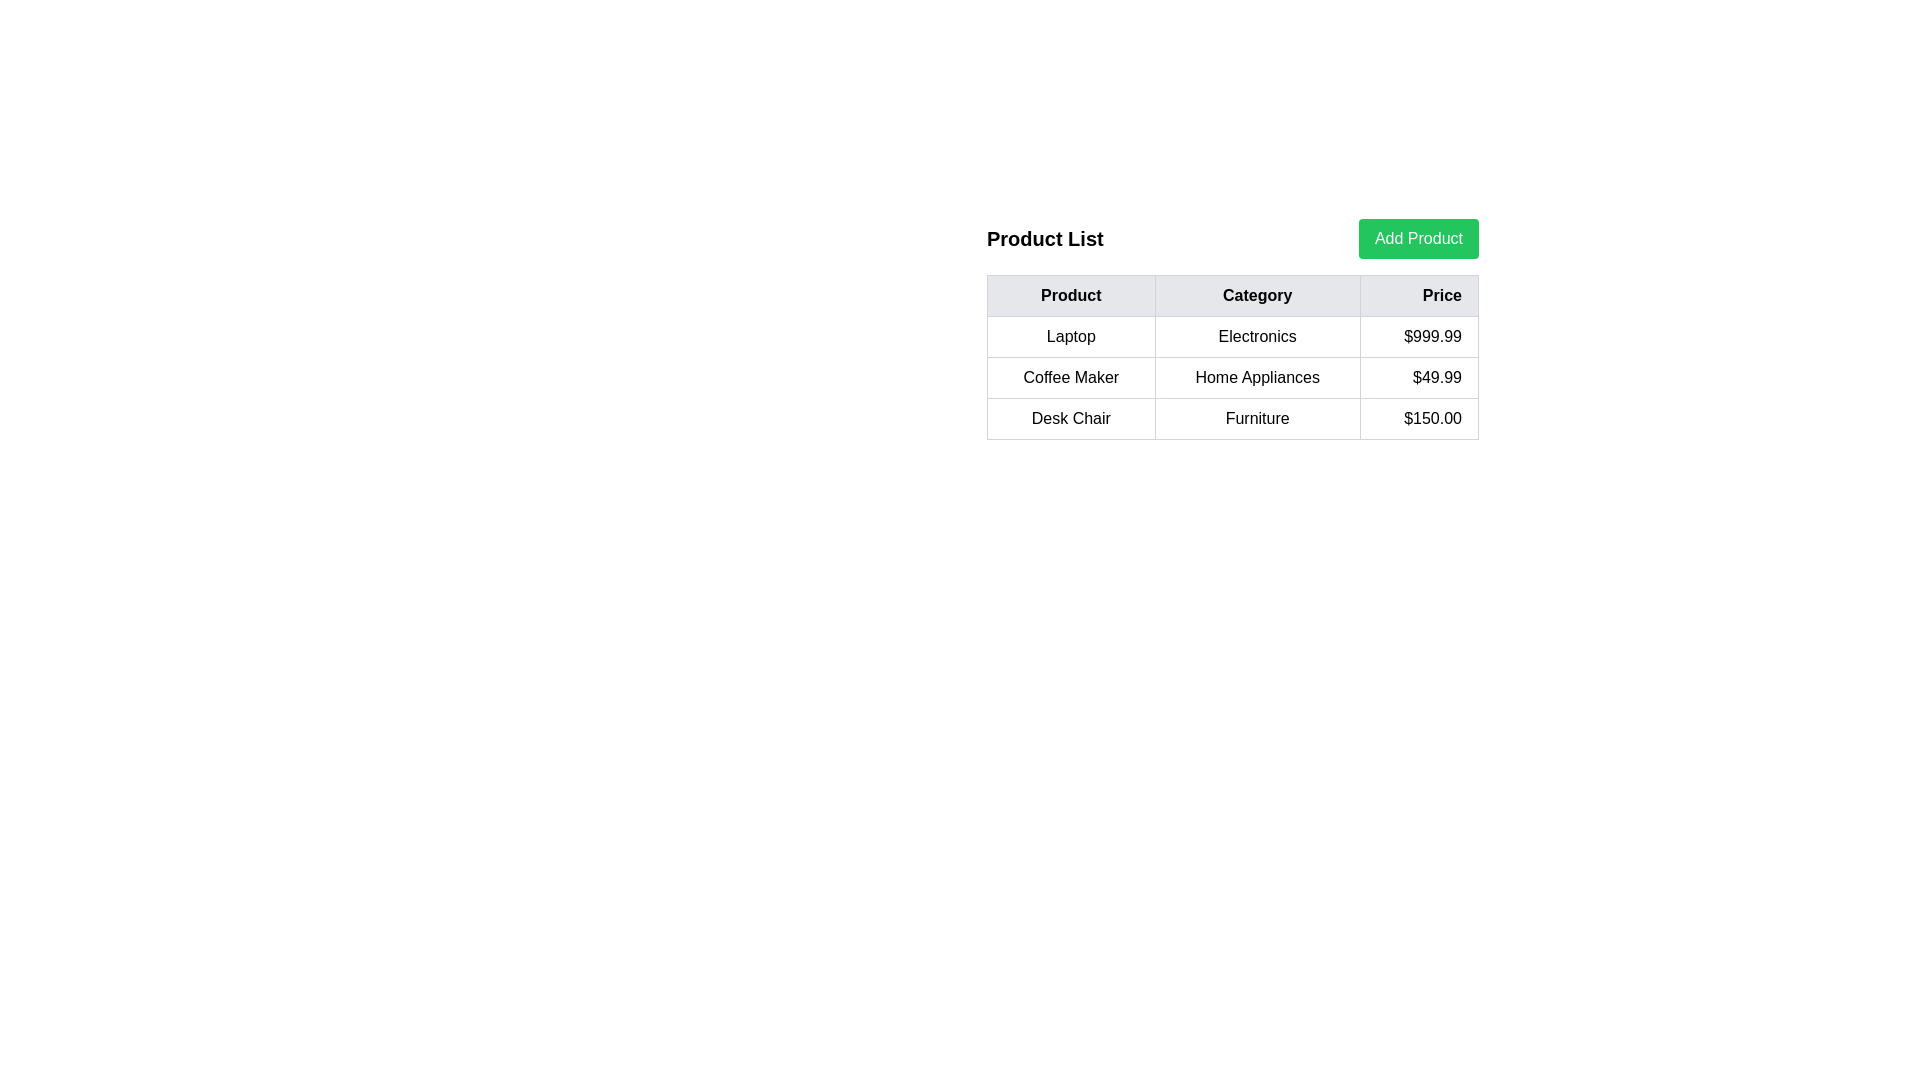 This screenshot has width=1920, height=1080. What do you see at coordinates (1256, 418) in the screenshot?
I see `text label categorizing 'Desk Chair' under the 'Furniture' category in the 'Category' column of the third row in the 'Product List' table` at bounding box center [1256, 418].